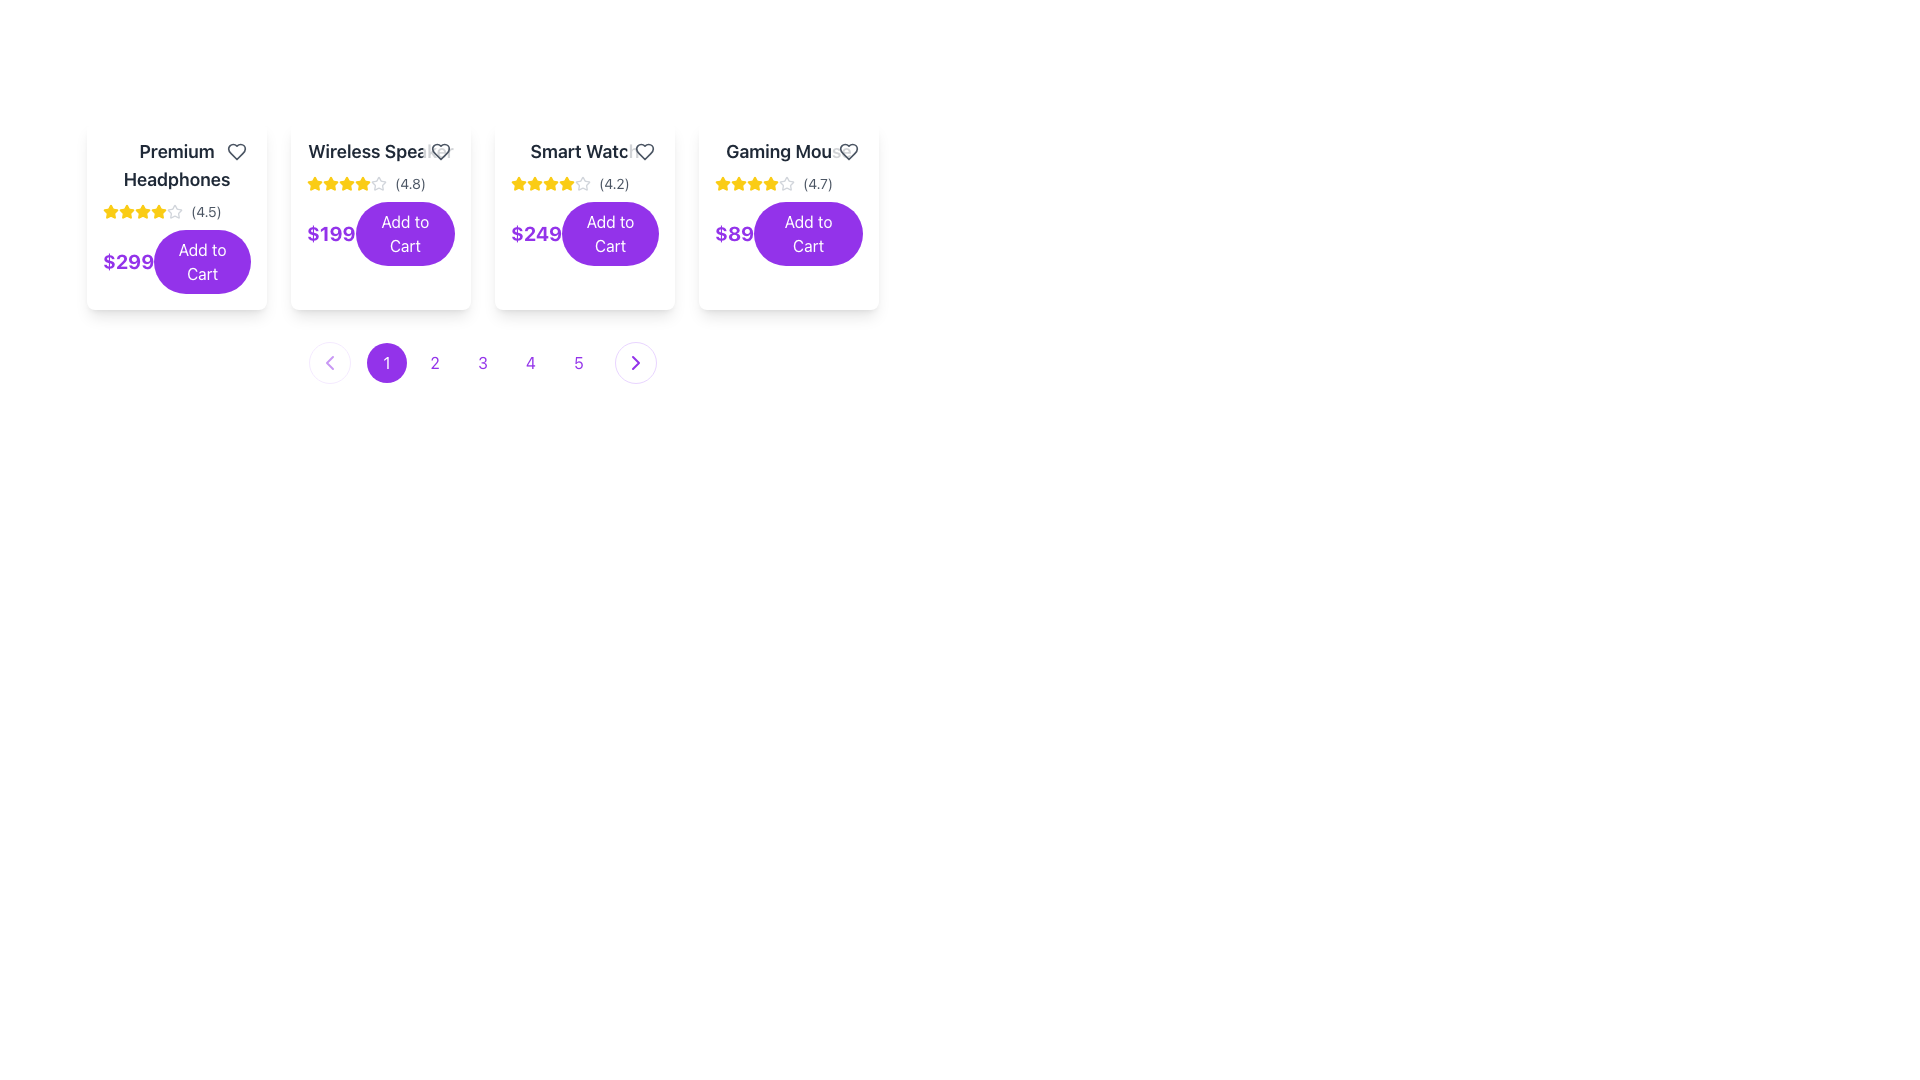 Image resolution: width=1920 pixels, height=1080 pixels. I want to click on the third star icon in the rating display of the product card titled 'Gaming Mouse', so click(770, 183).